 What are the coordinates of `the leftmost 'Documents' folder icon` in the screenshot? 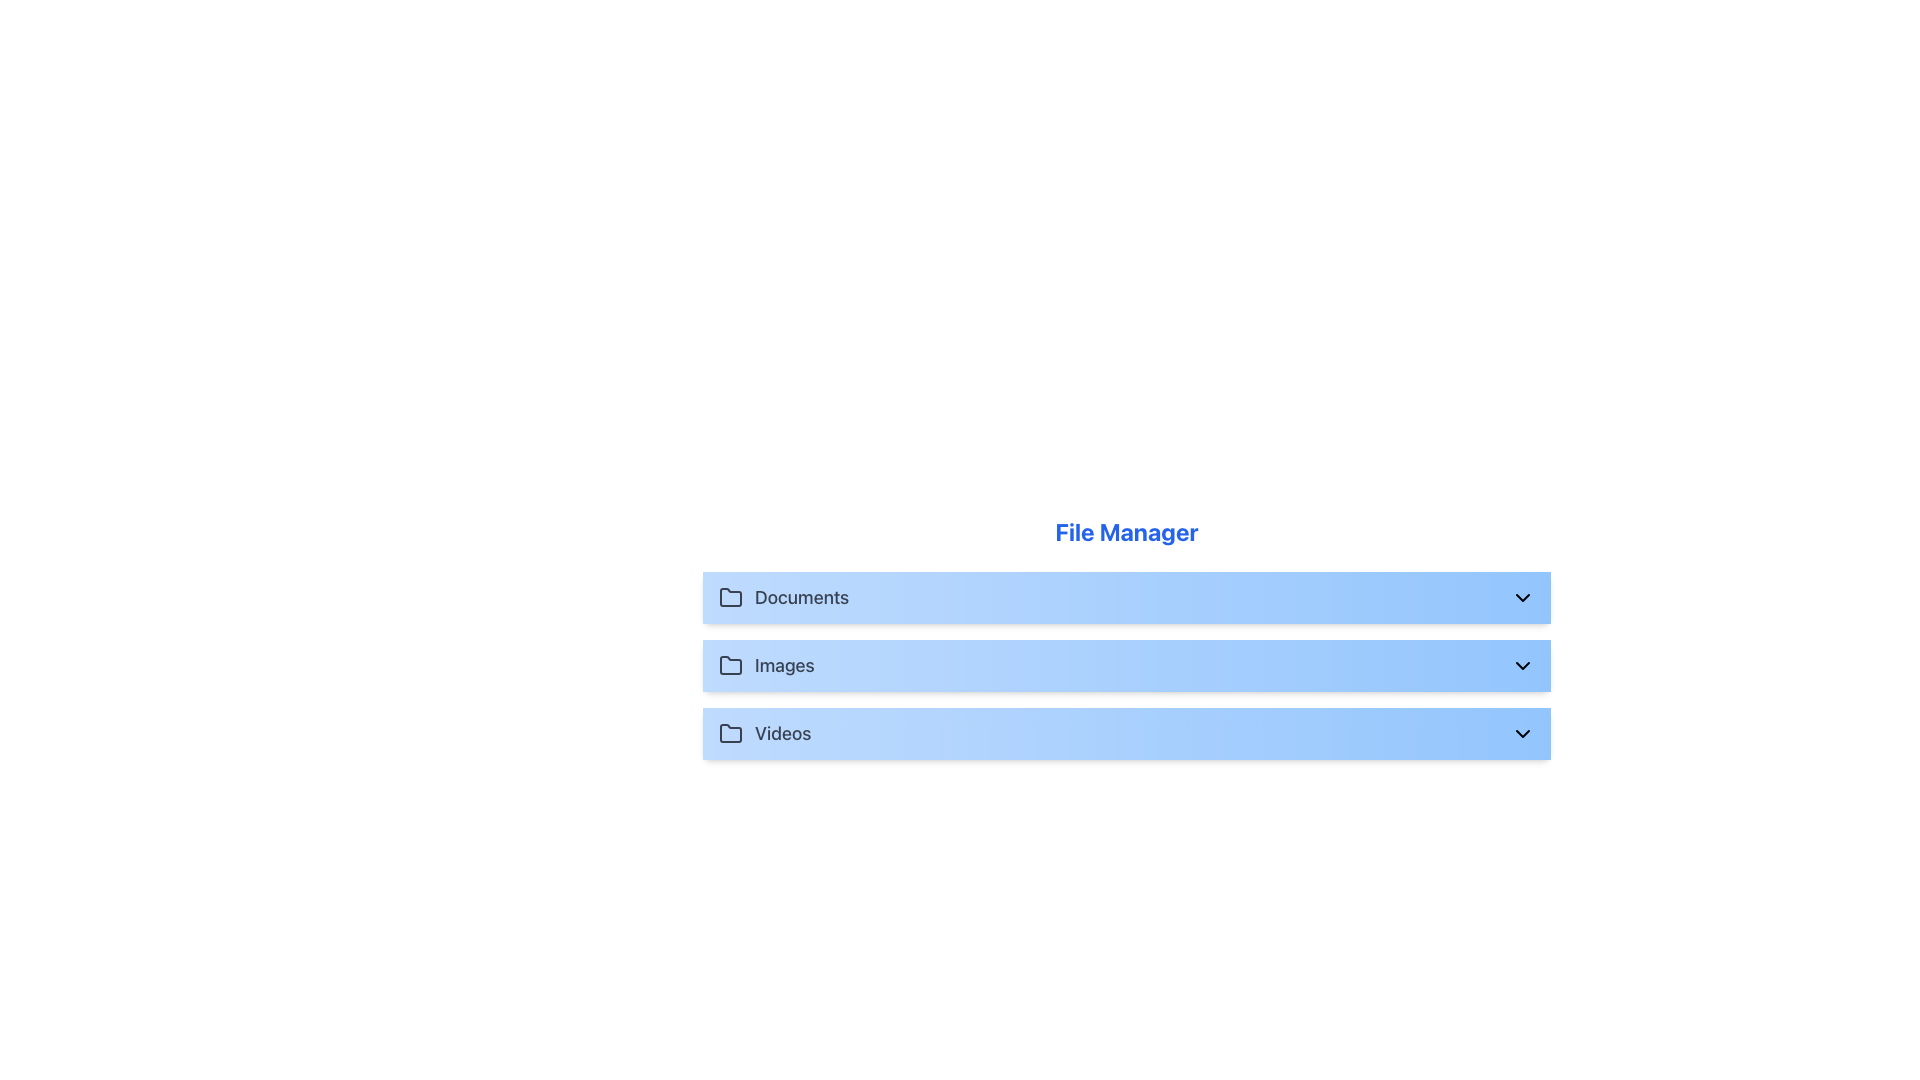 It's located at (729, 596).